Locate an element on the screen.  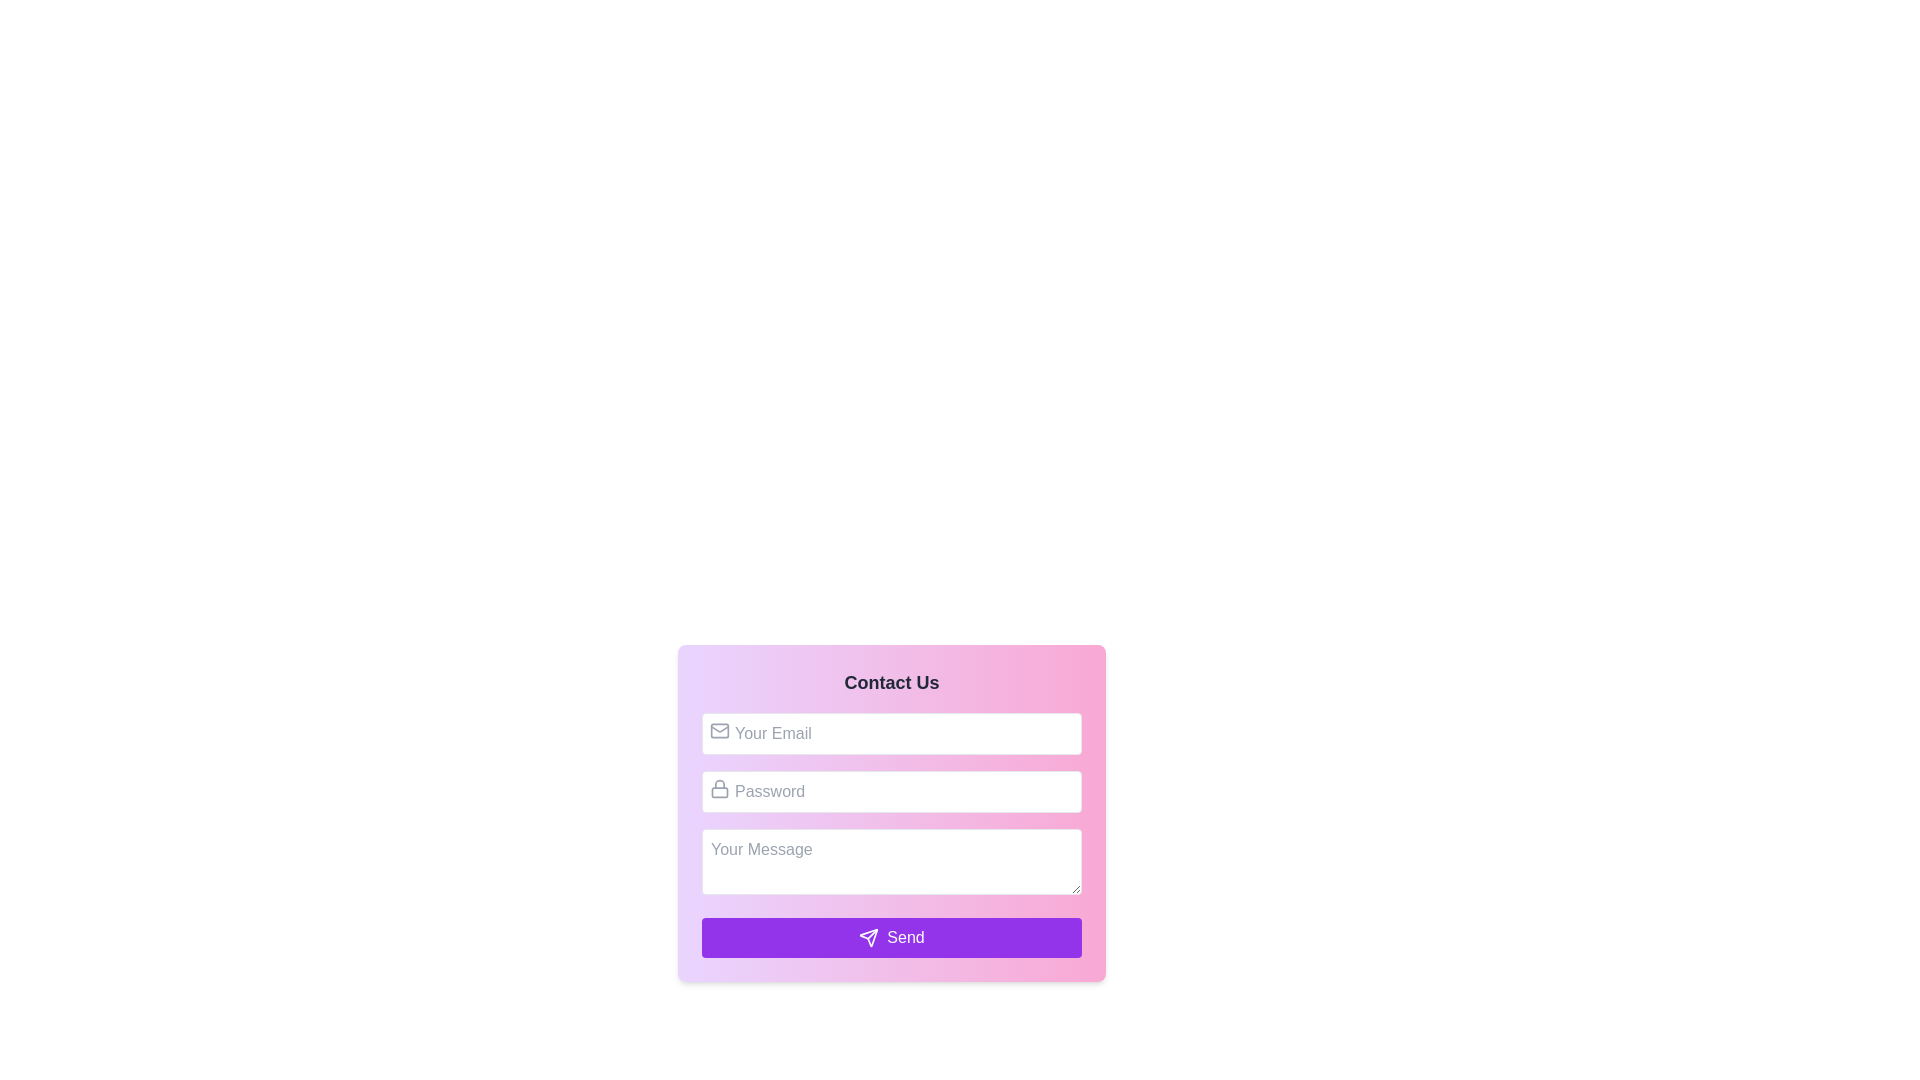
the password input field located below the 'Email' input field and above the 'Your Message' text area to focus on it is located at coordinates (891, 814).